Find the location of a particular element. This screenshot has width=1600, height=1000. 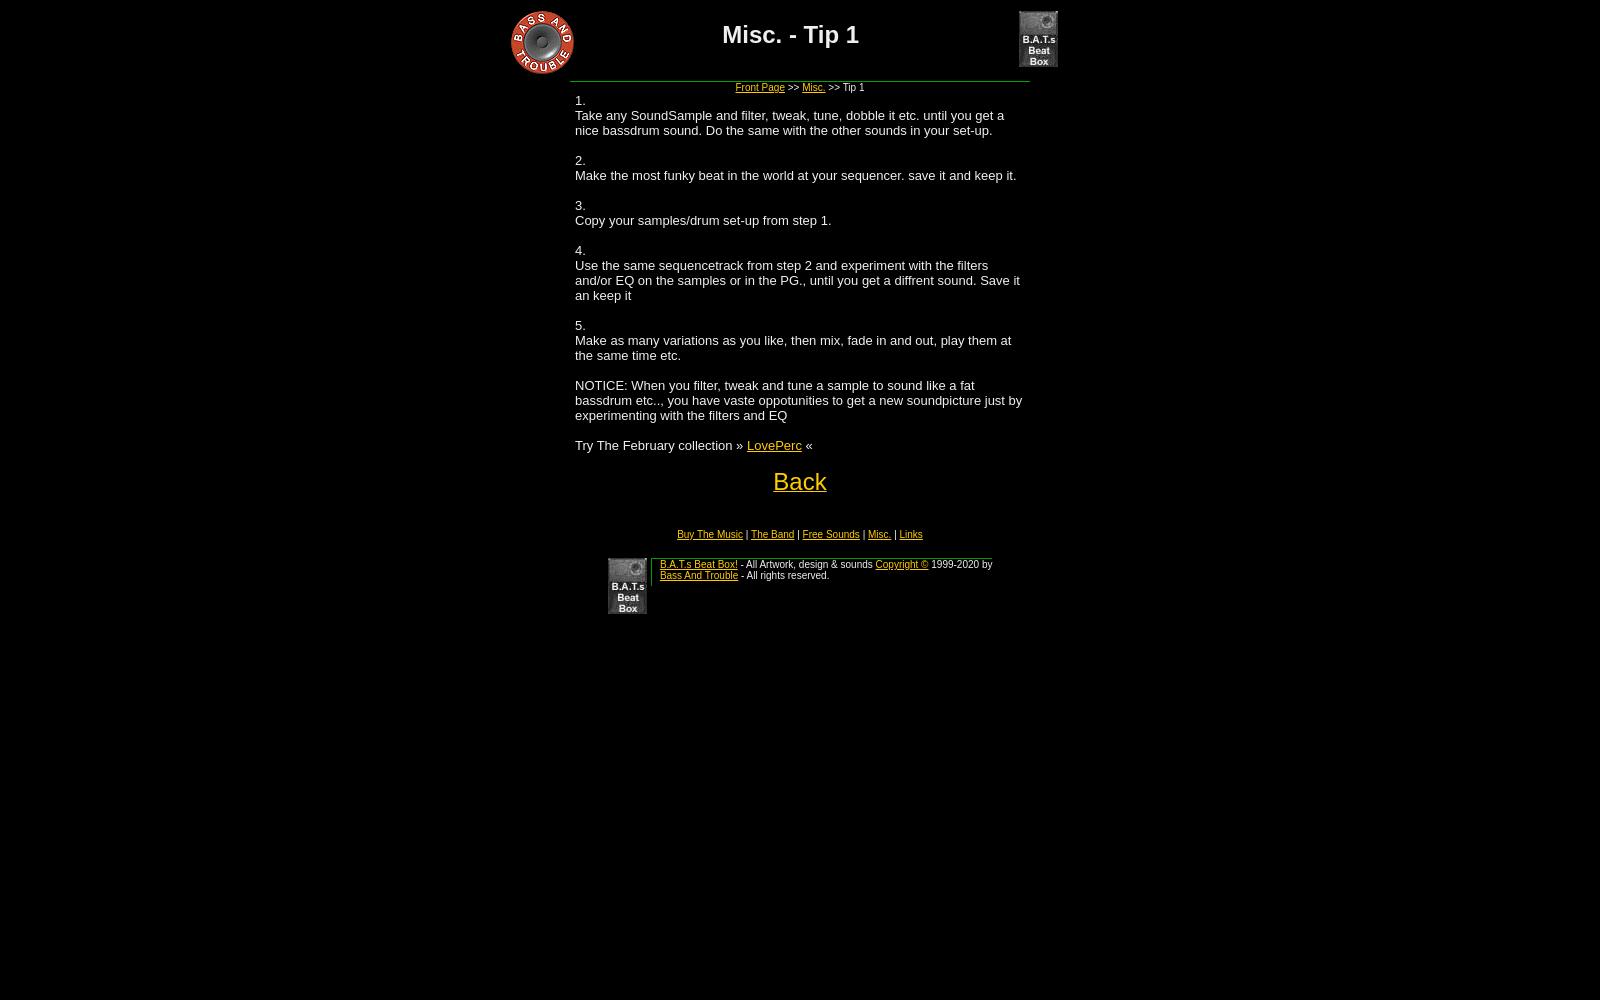

'>> Tip 1' is located at coordinates (823, 86).